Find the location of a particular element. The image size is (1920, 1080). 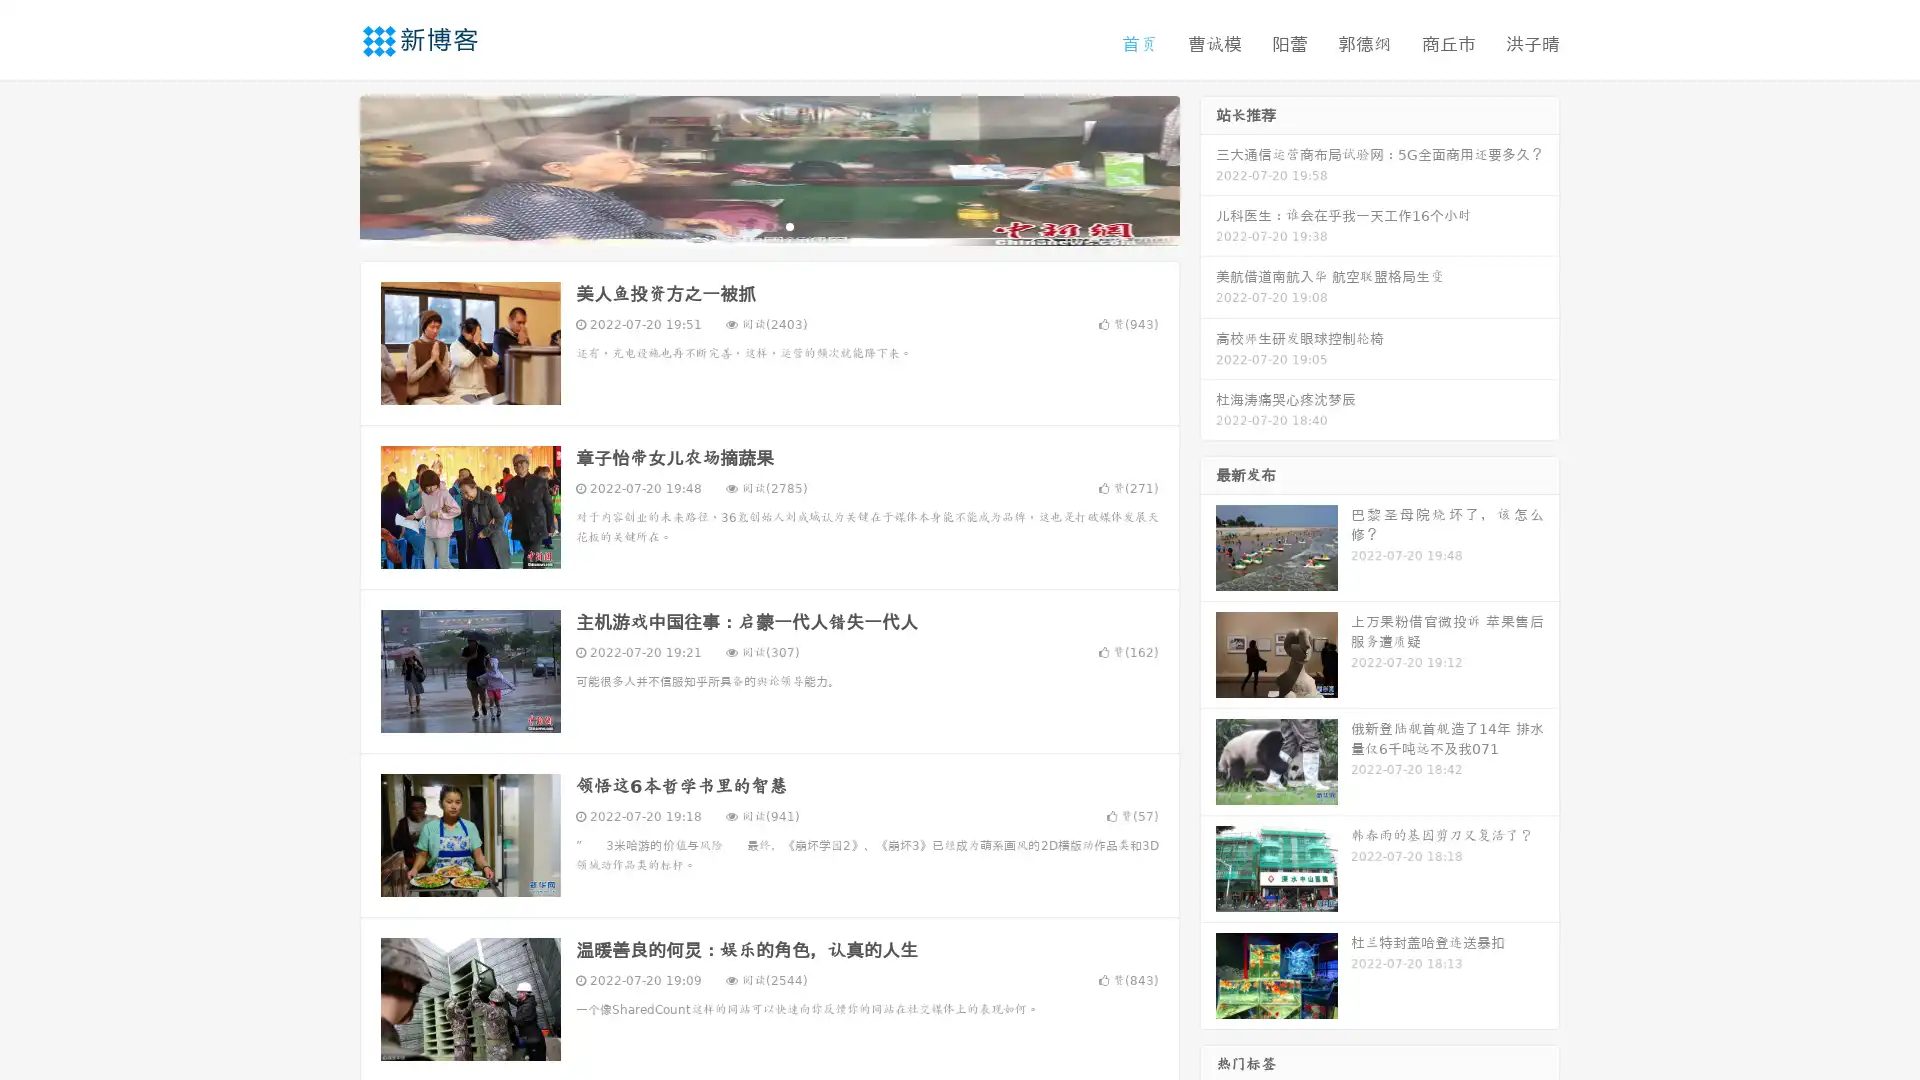

Go to slide 2 is located at coordinates (768, 225).